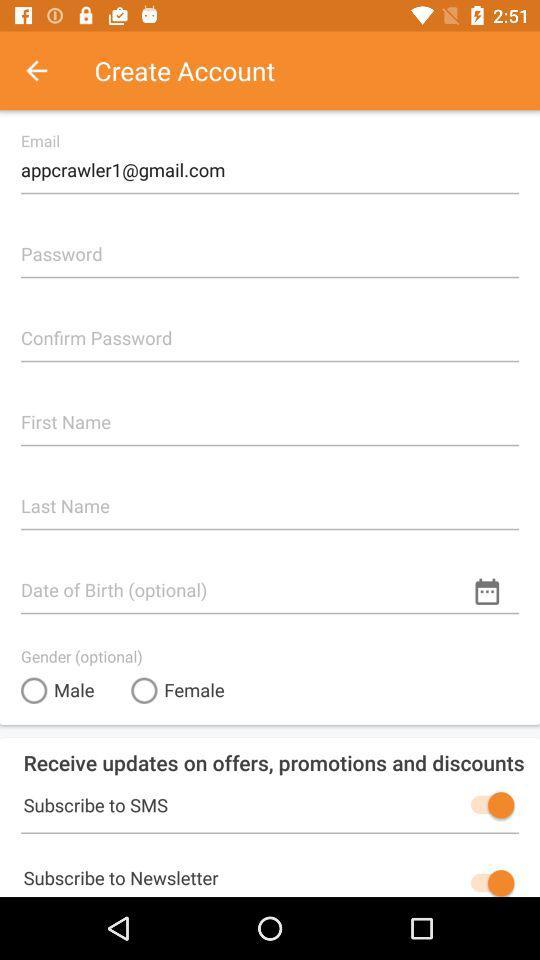 The image size is (540, 960). I want to click on icon below gender (optional) item, so click(57, 690).